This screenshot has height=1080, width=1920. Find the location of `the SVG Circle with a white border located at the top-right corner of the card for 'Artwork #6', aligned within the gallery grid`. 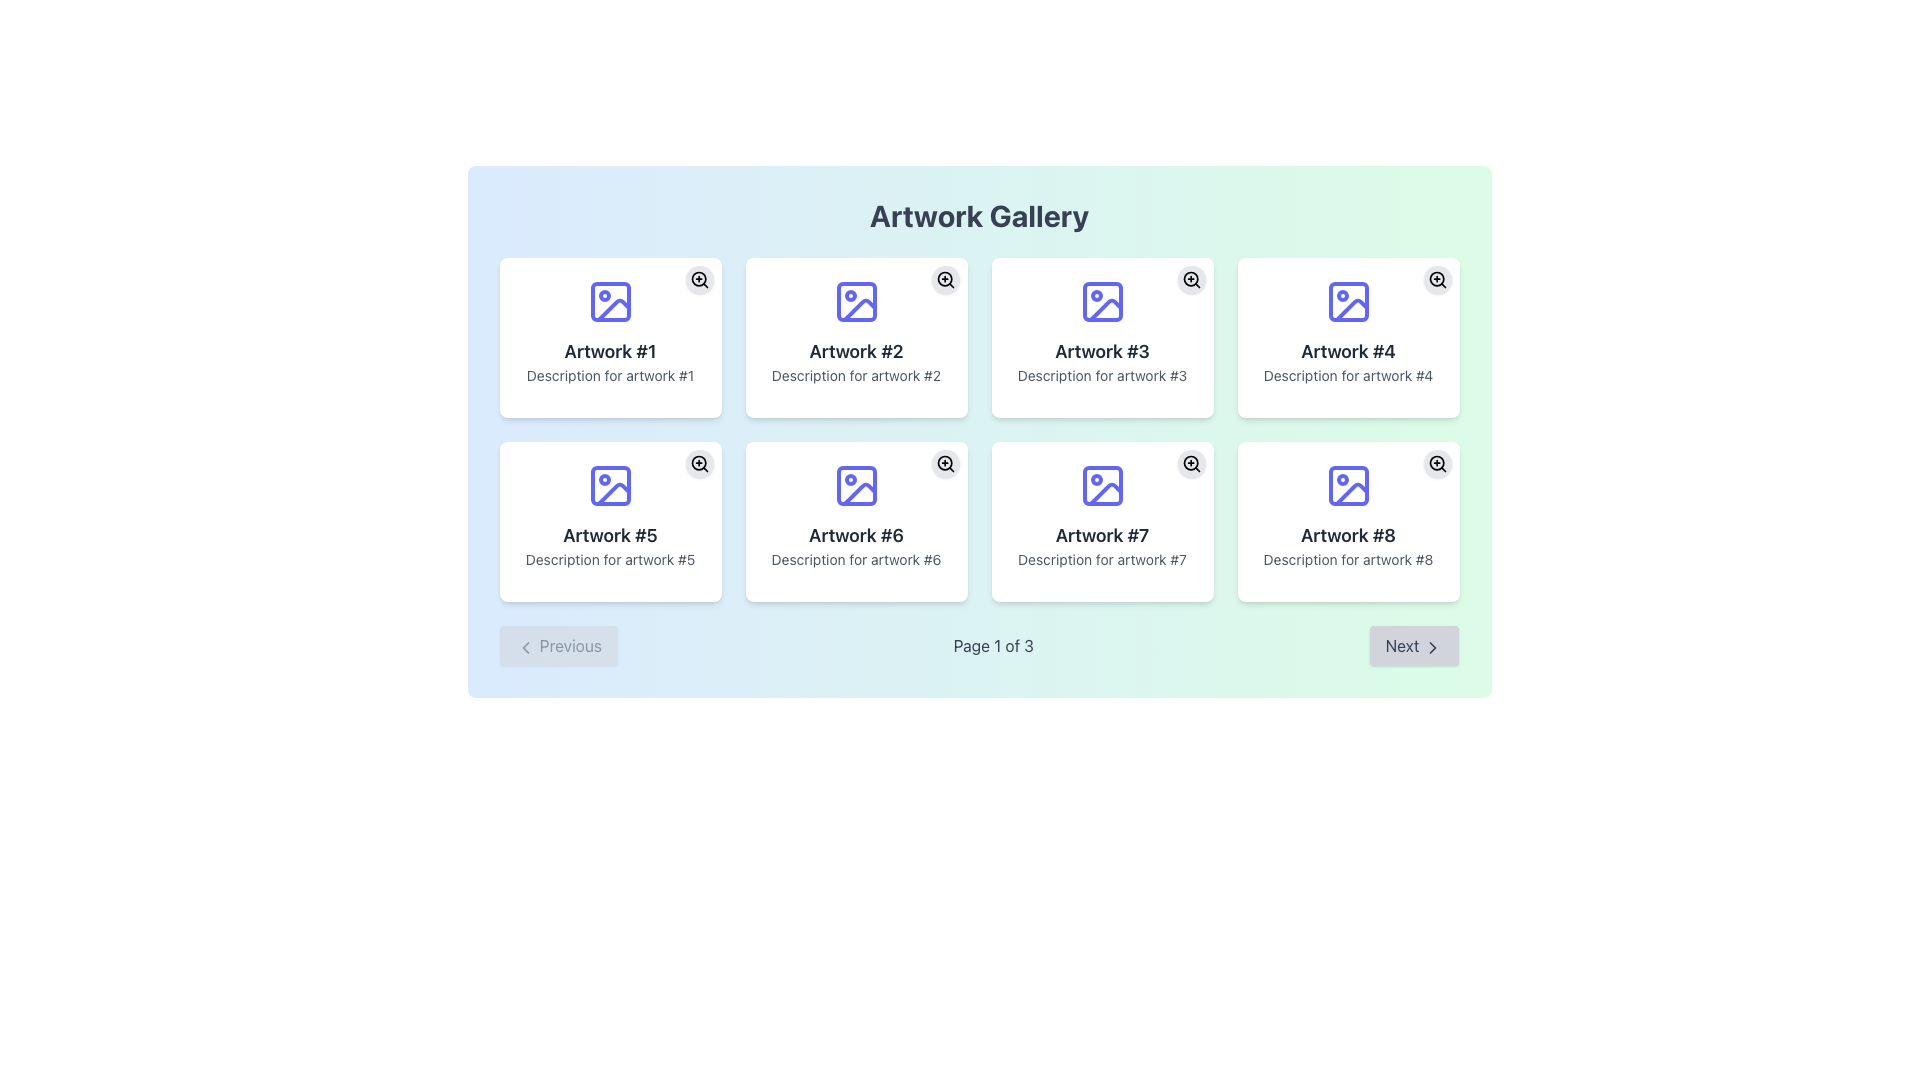

the SVG Circle with a white border located at the top-right corner of the card for 'Artwork #6', aligned within the gallery grid is located at coordinates (943, 463).